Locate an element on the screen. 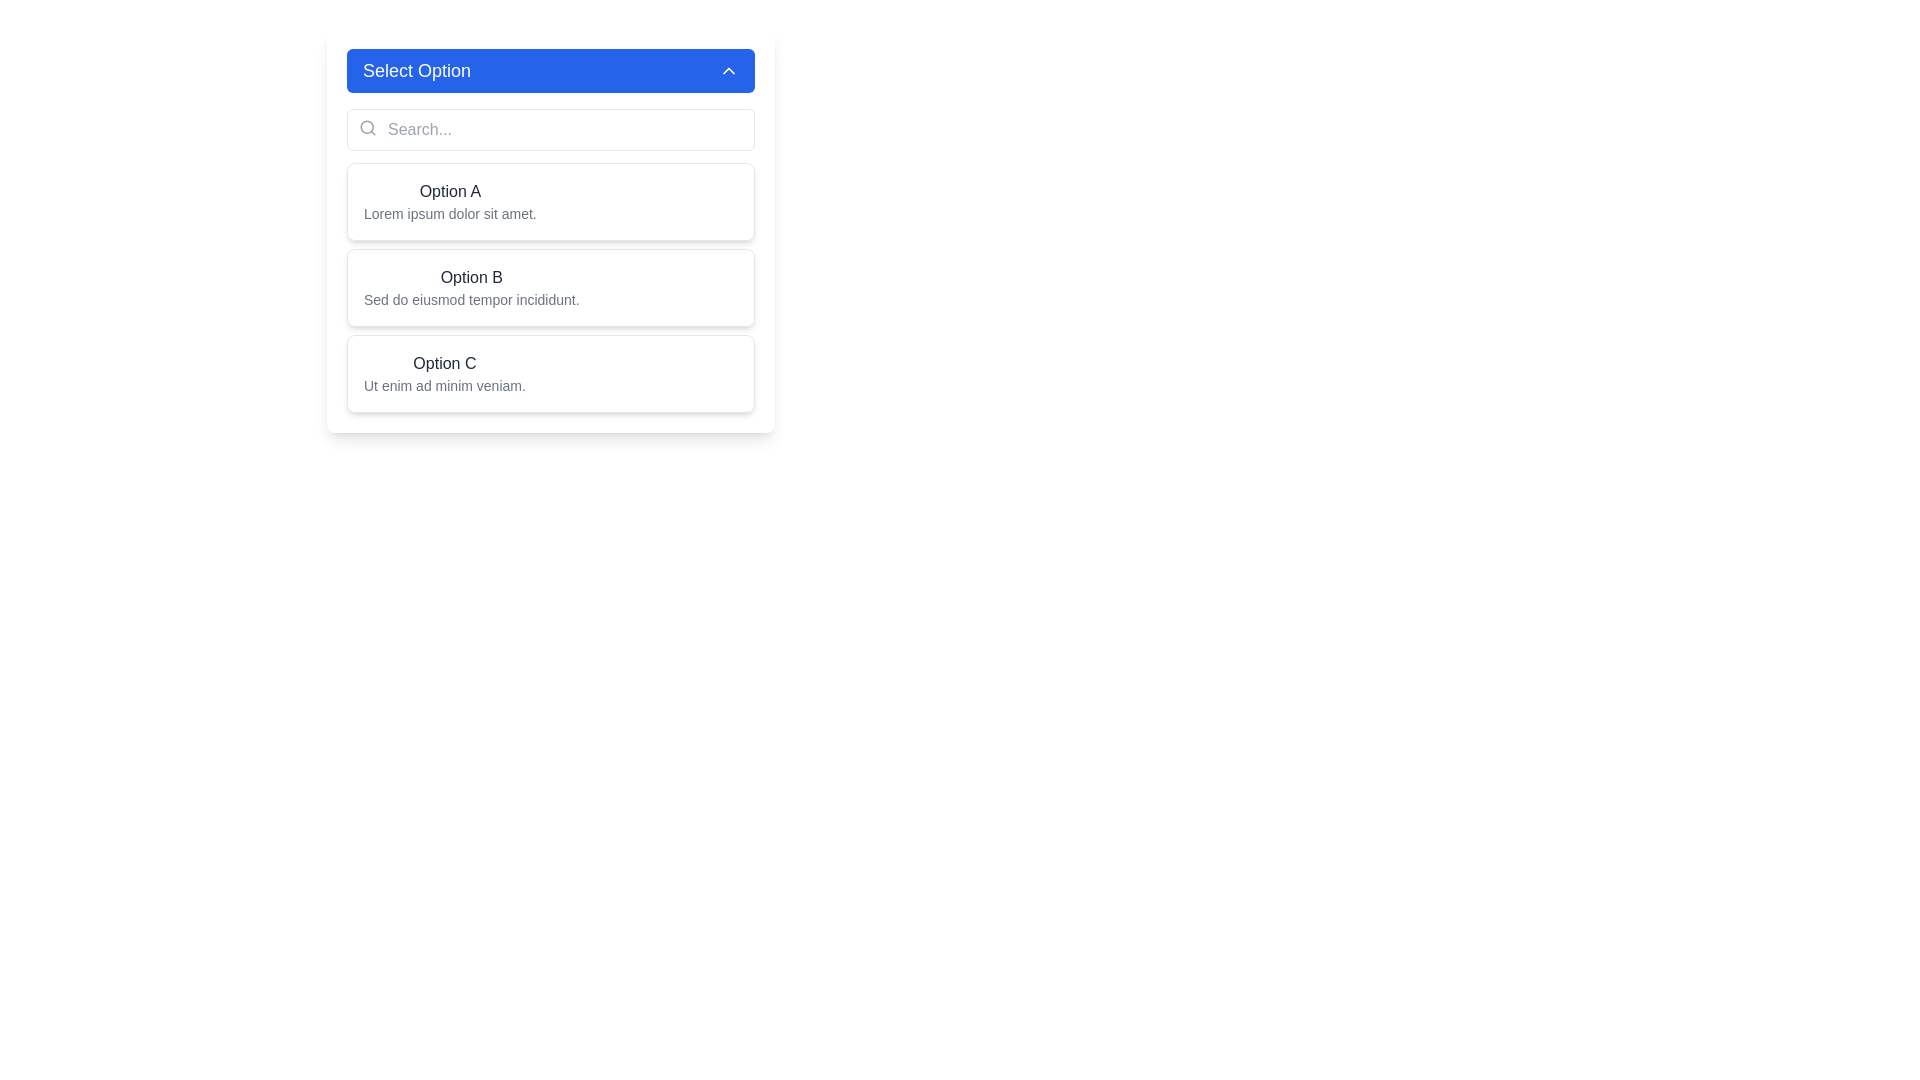 The image size is (1920, 1080). the functionality of the input field associated with the gray magnifying glass icon located on the left side of the text search input field is located at coordinates (368, 127).